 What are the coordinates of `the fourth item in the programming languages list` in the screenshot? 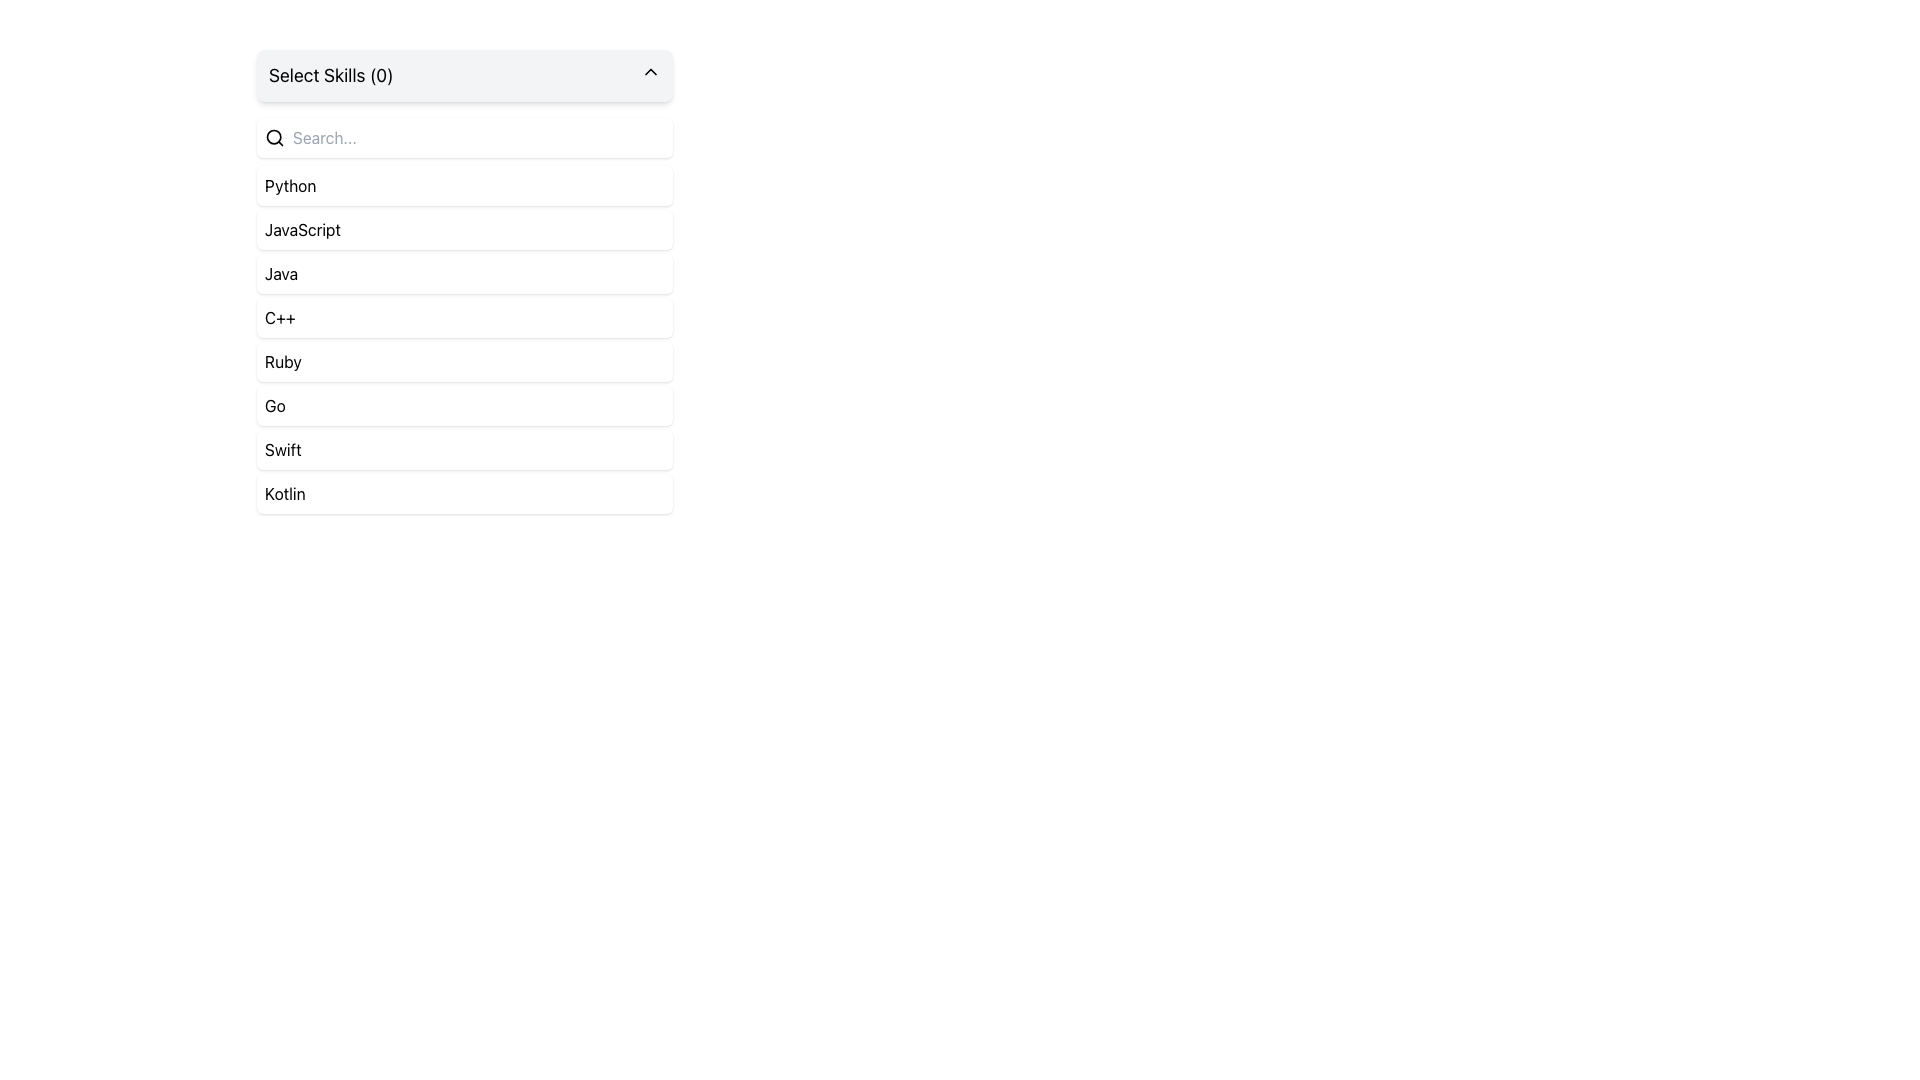 It's located at (464, 316).